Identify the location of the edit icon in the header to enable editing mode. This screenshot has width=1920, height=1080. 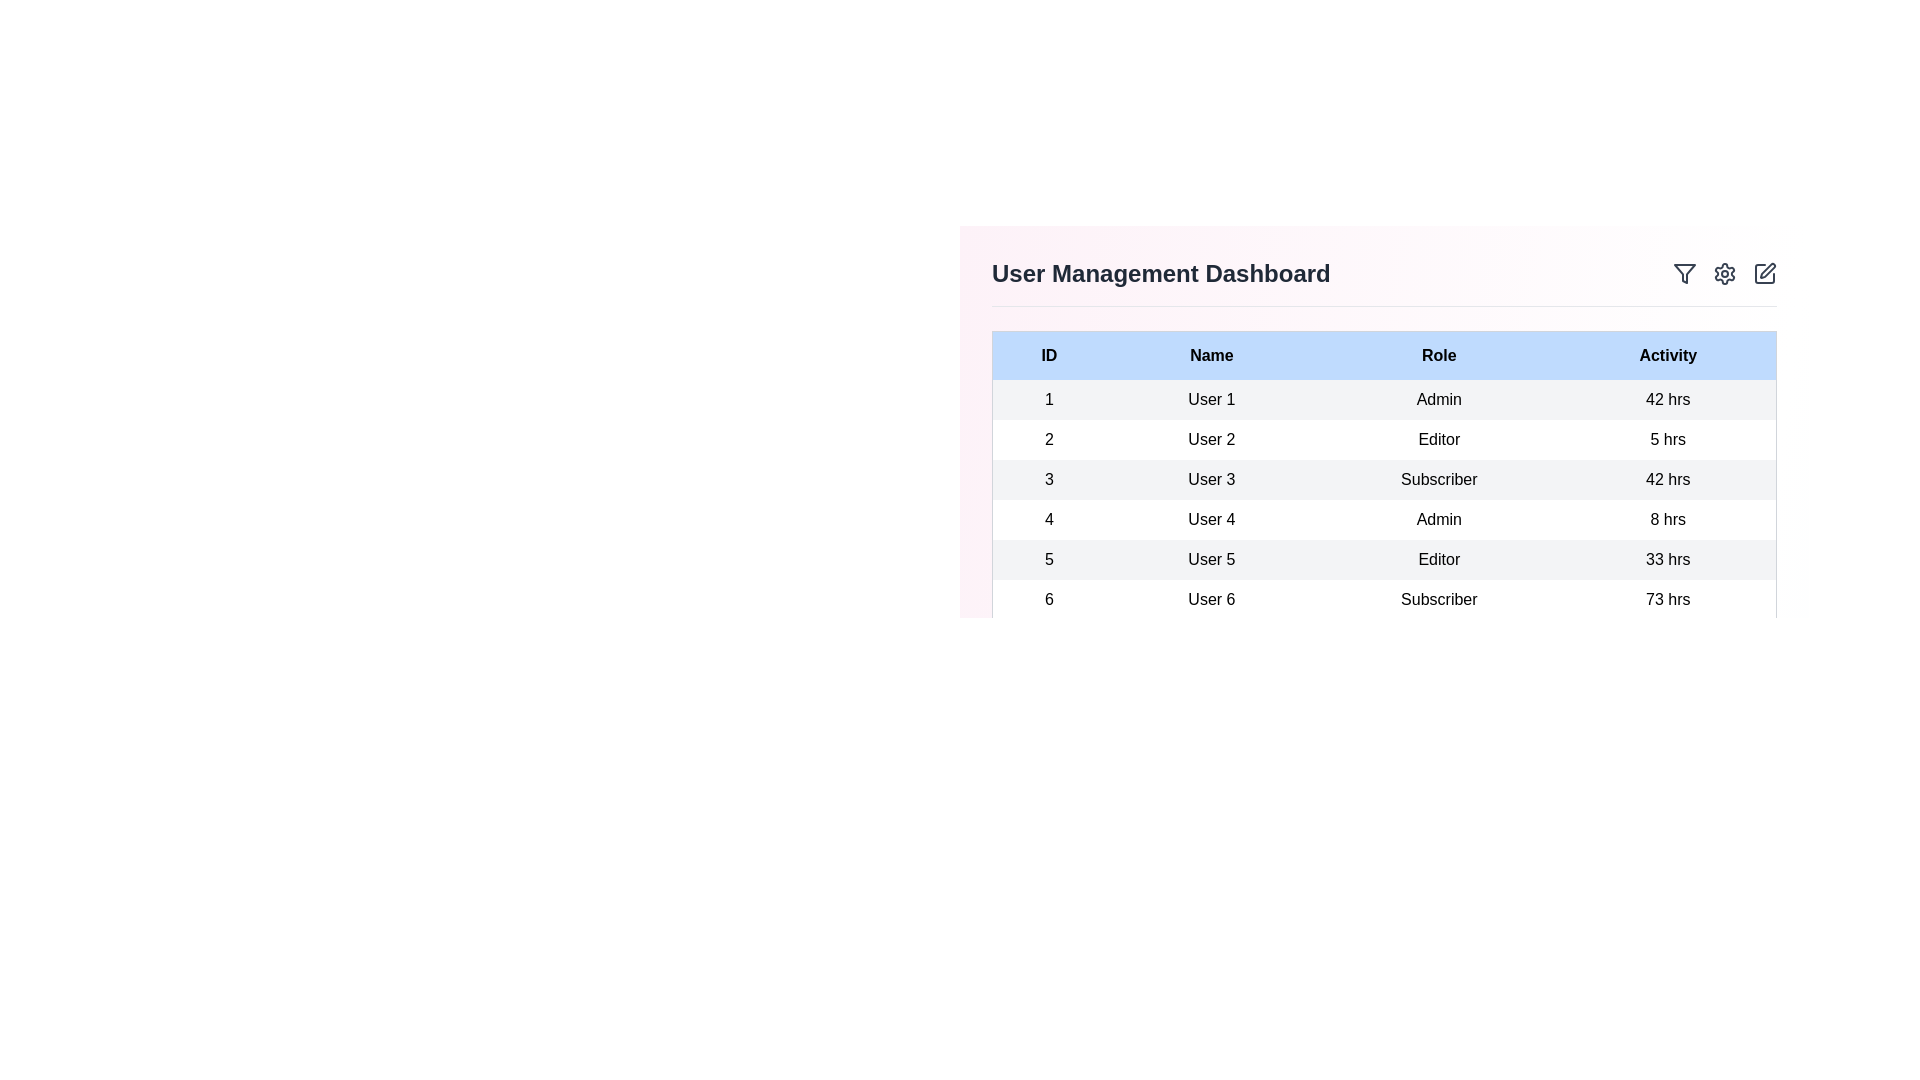
(1765, 273).